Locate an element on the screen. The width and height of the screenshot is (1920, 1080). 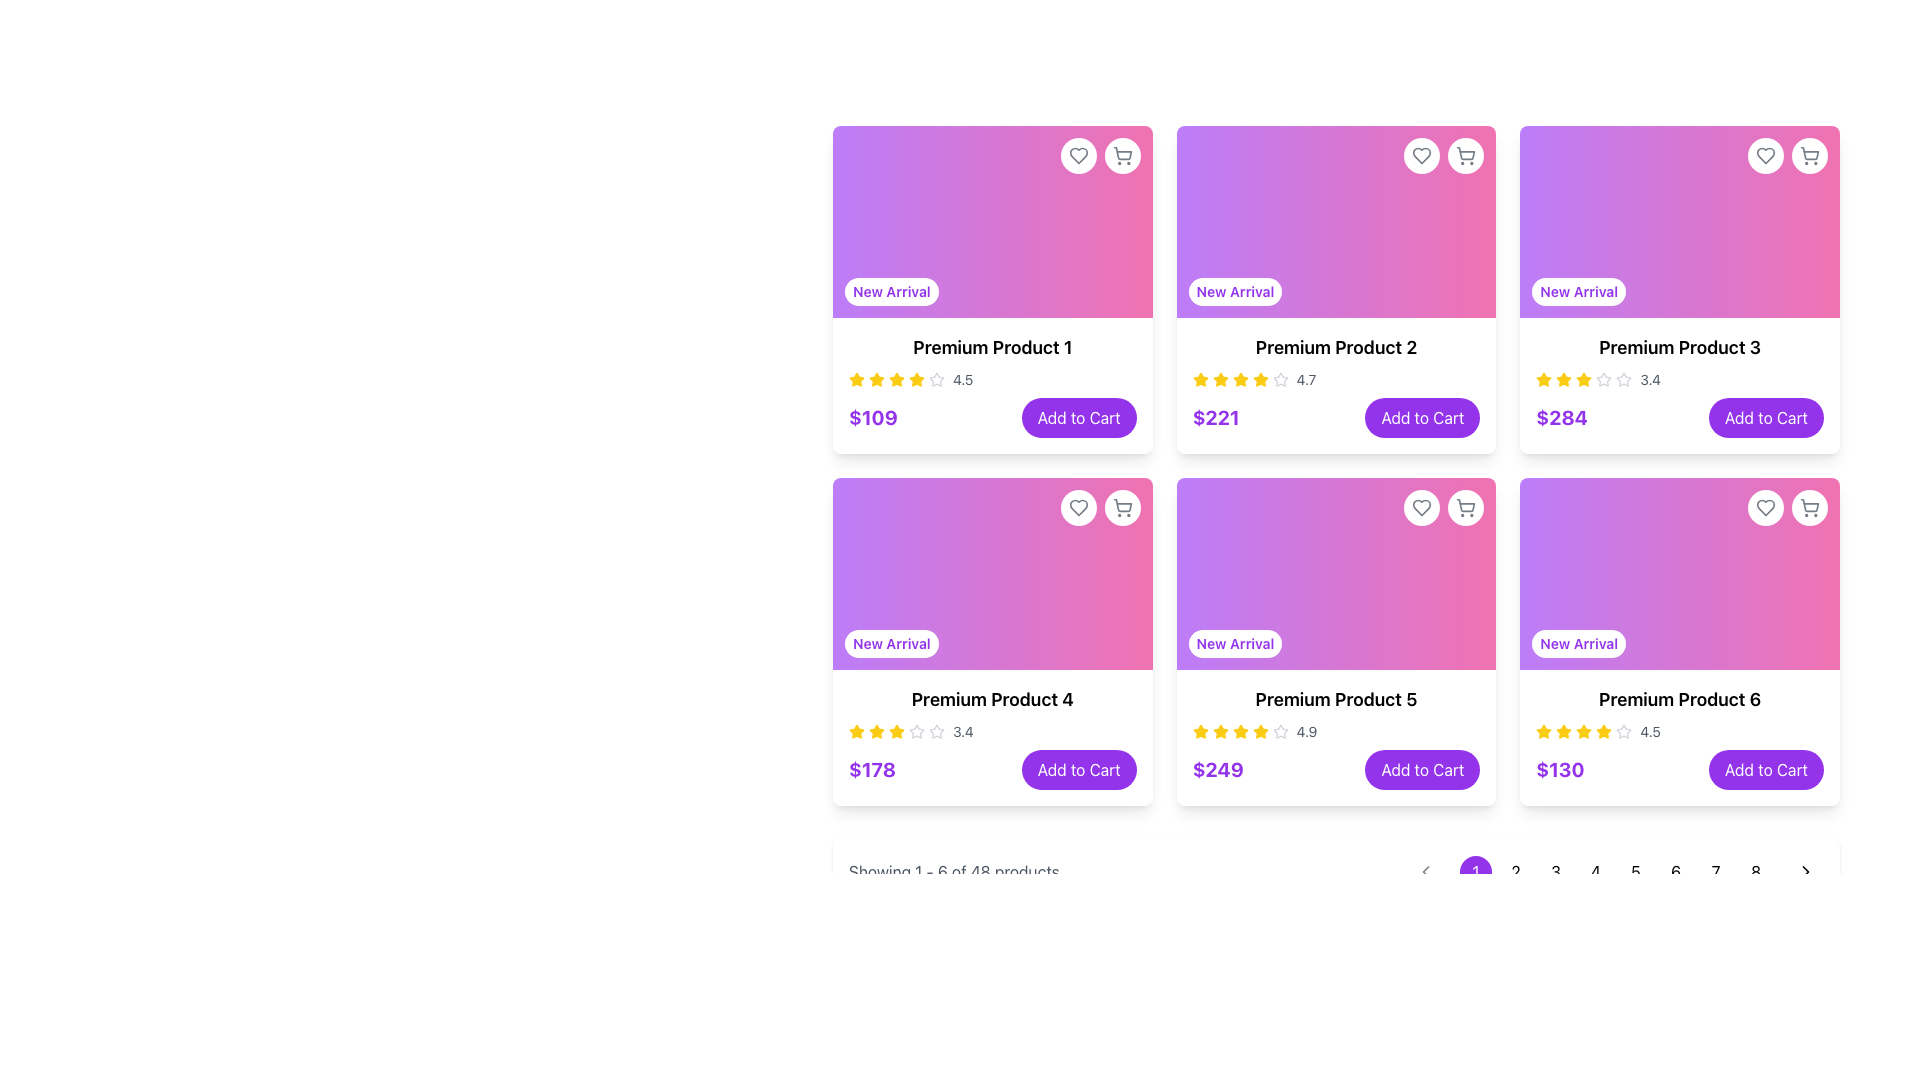
the 'New Arrival' badge, which is a small rounded rectangular badge with a white background and purple text, located in the top-left corner of the product card is located at coordinates (890, 292).